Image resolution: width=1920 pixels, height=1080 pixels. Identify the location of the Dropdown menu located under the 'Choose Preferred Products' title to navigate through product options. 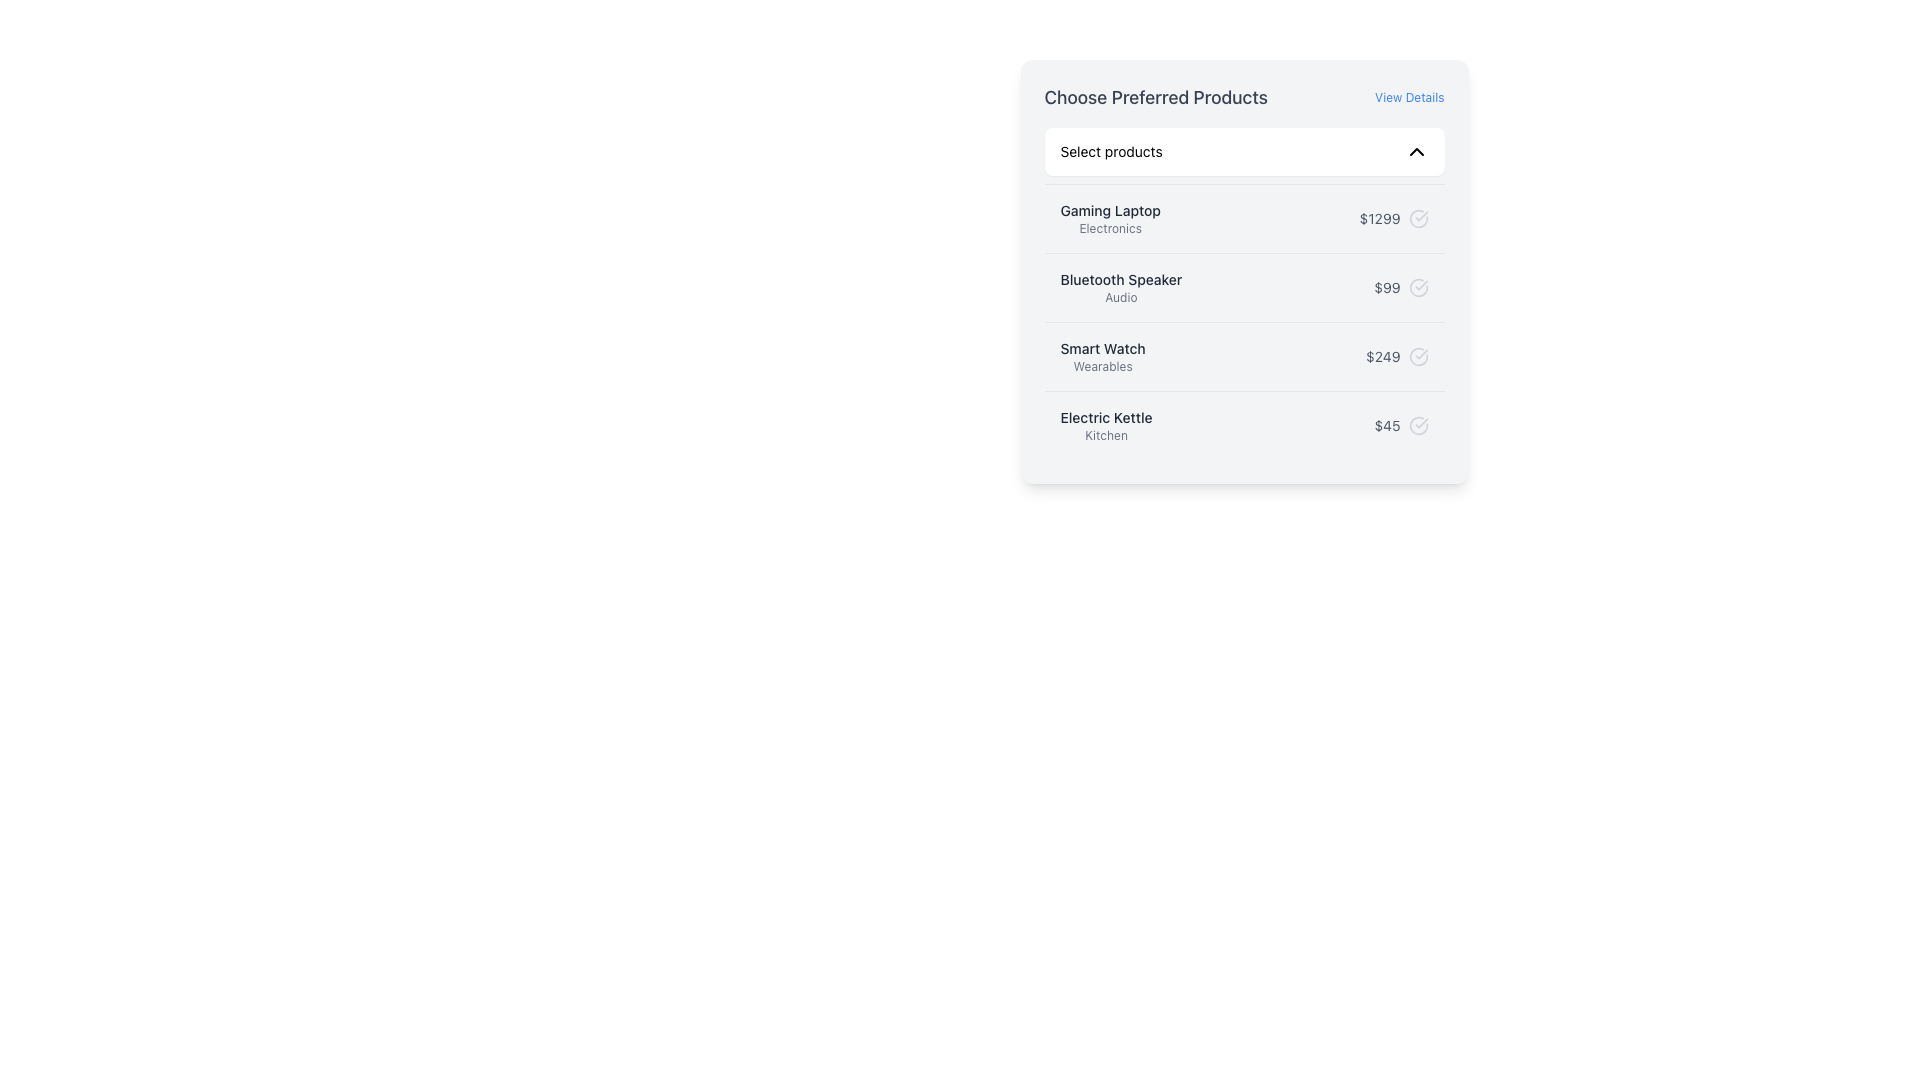
(1243, 150).